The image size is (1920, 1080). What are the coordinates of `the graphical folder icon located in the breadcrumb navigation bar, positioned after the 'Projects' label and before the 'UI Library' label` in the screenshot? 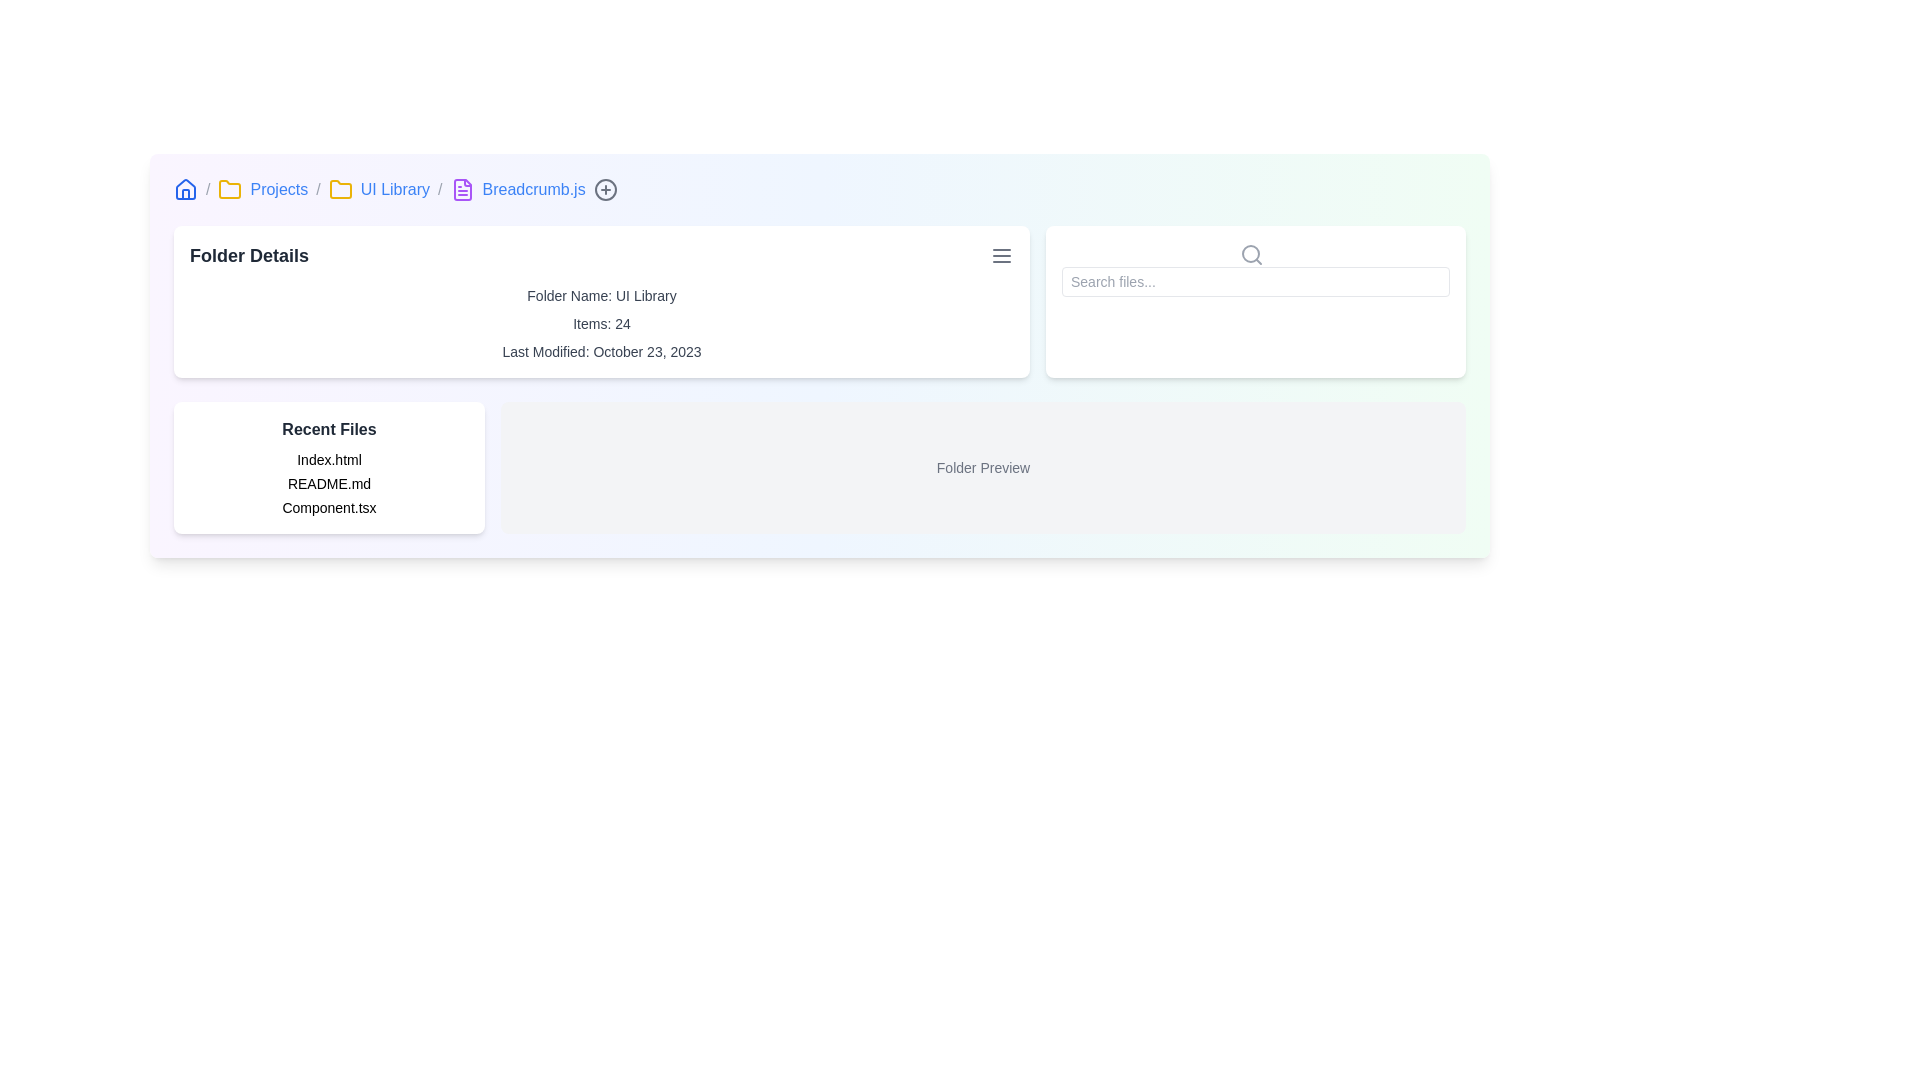 It's located at (230, 189).